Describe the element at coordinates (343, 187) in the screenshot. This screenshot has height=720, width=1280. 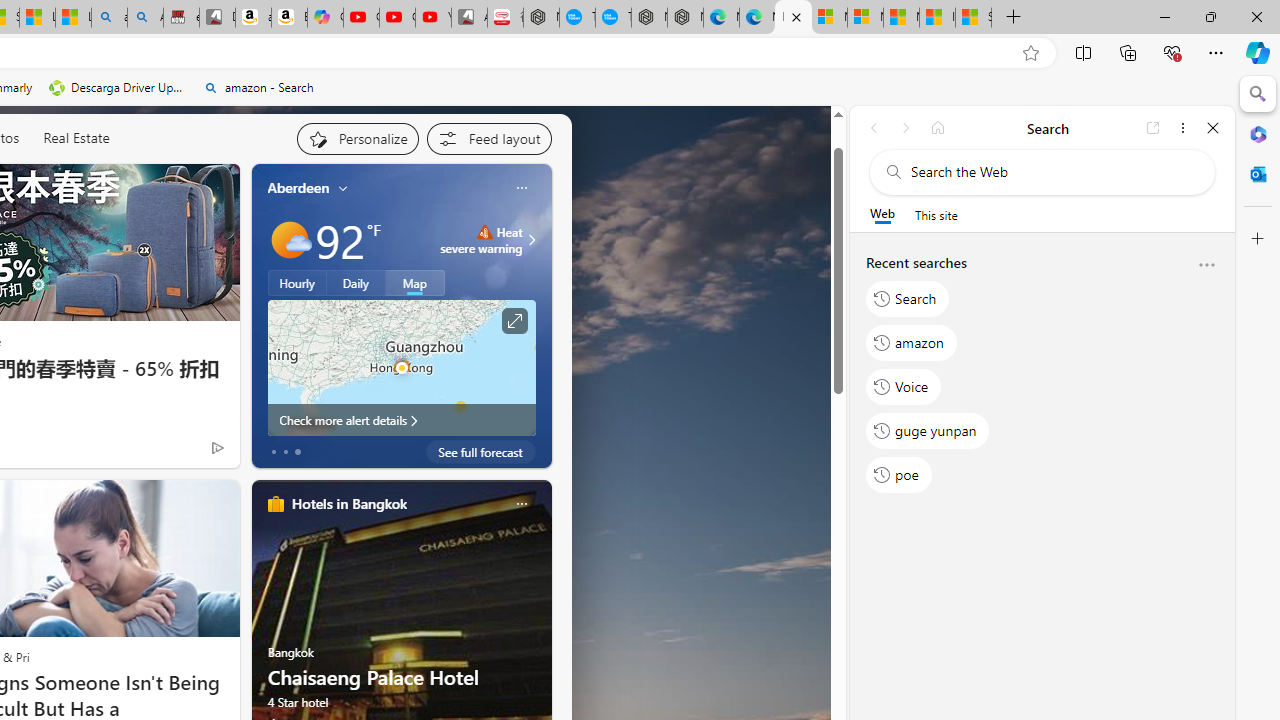
I see `'My location'` at that location.